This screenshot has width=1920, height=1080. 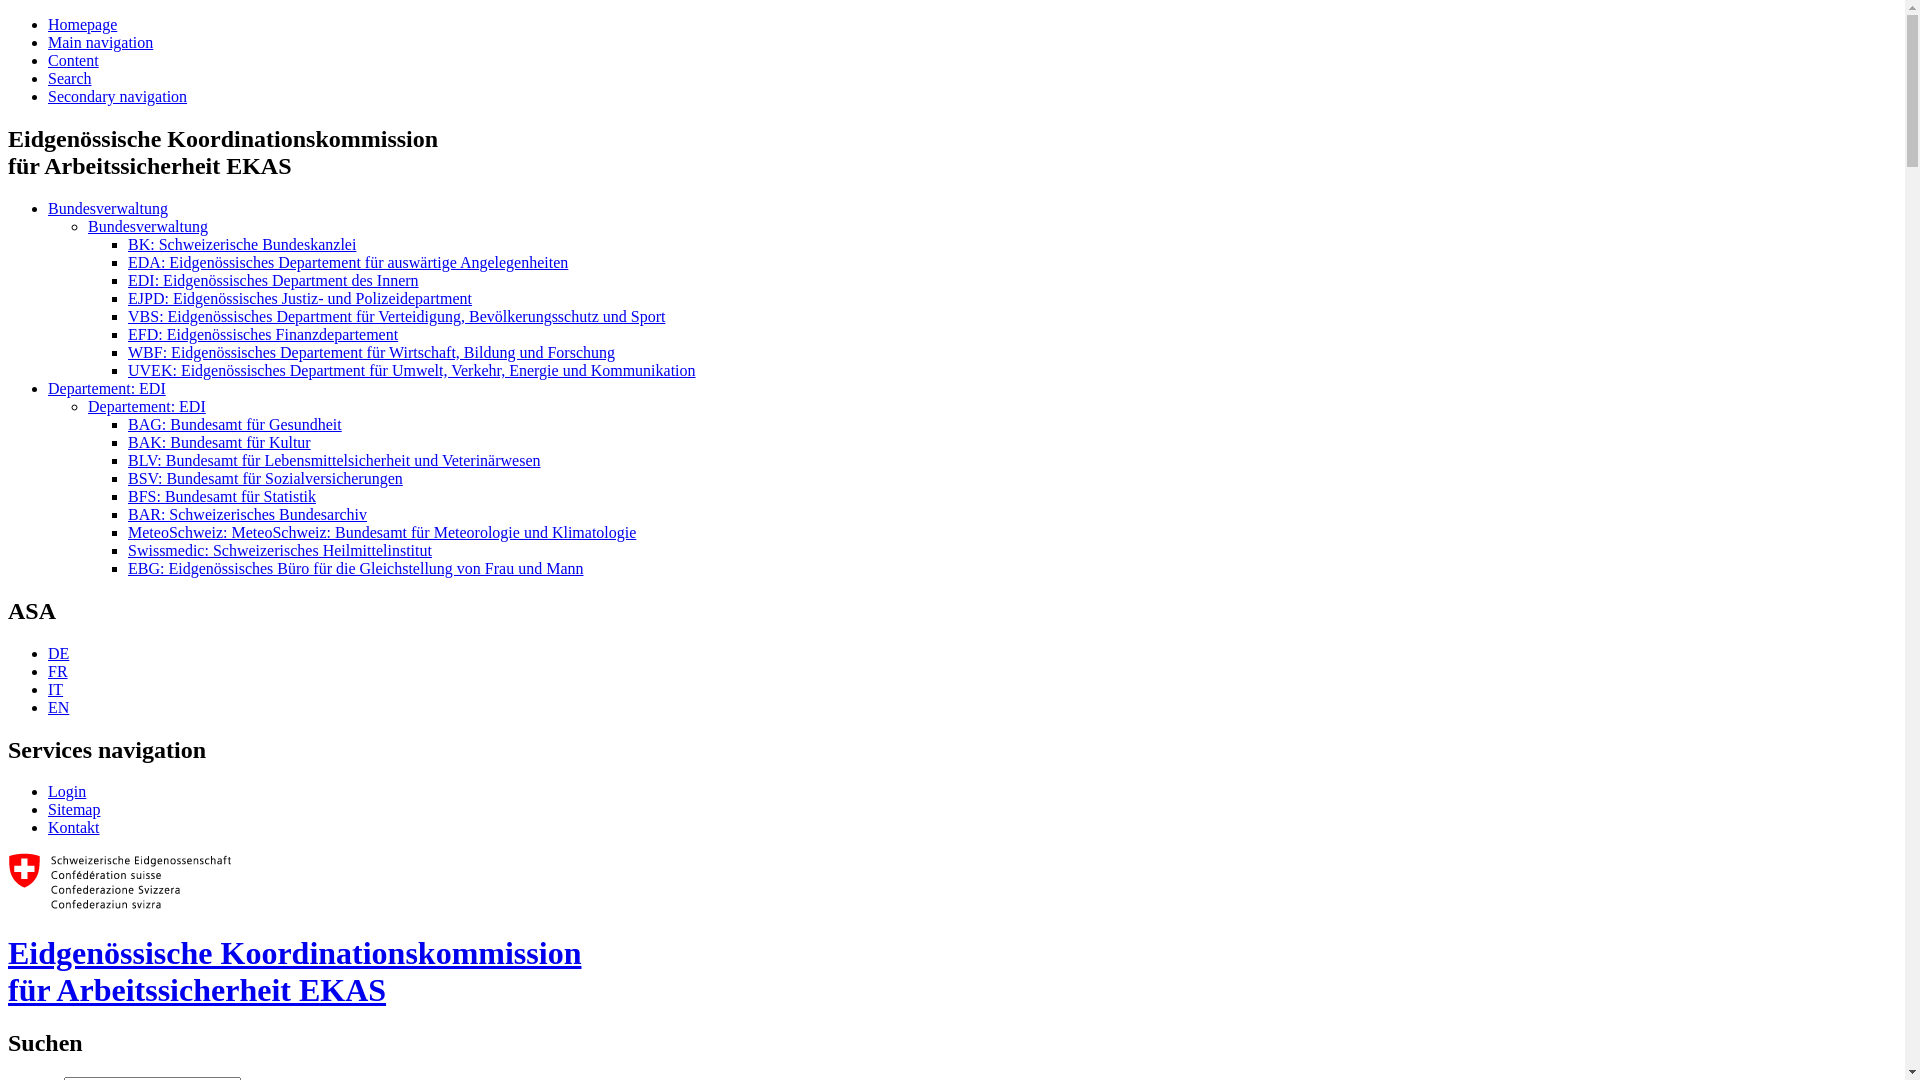 What do you see at coordinates (86, 405) in the screenshot?
I see `'Departement: EDI'` at bounding box center [86, 405].